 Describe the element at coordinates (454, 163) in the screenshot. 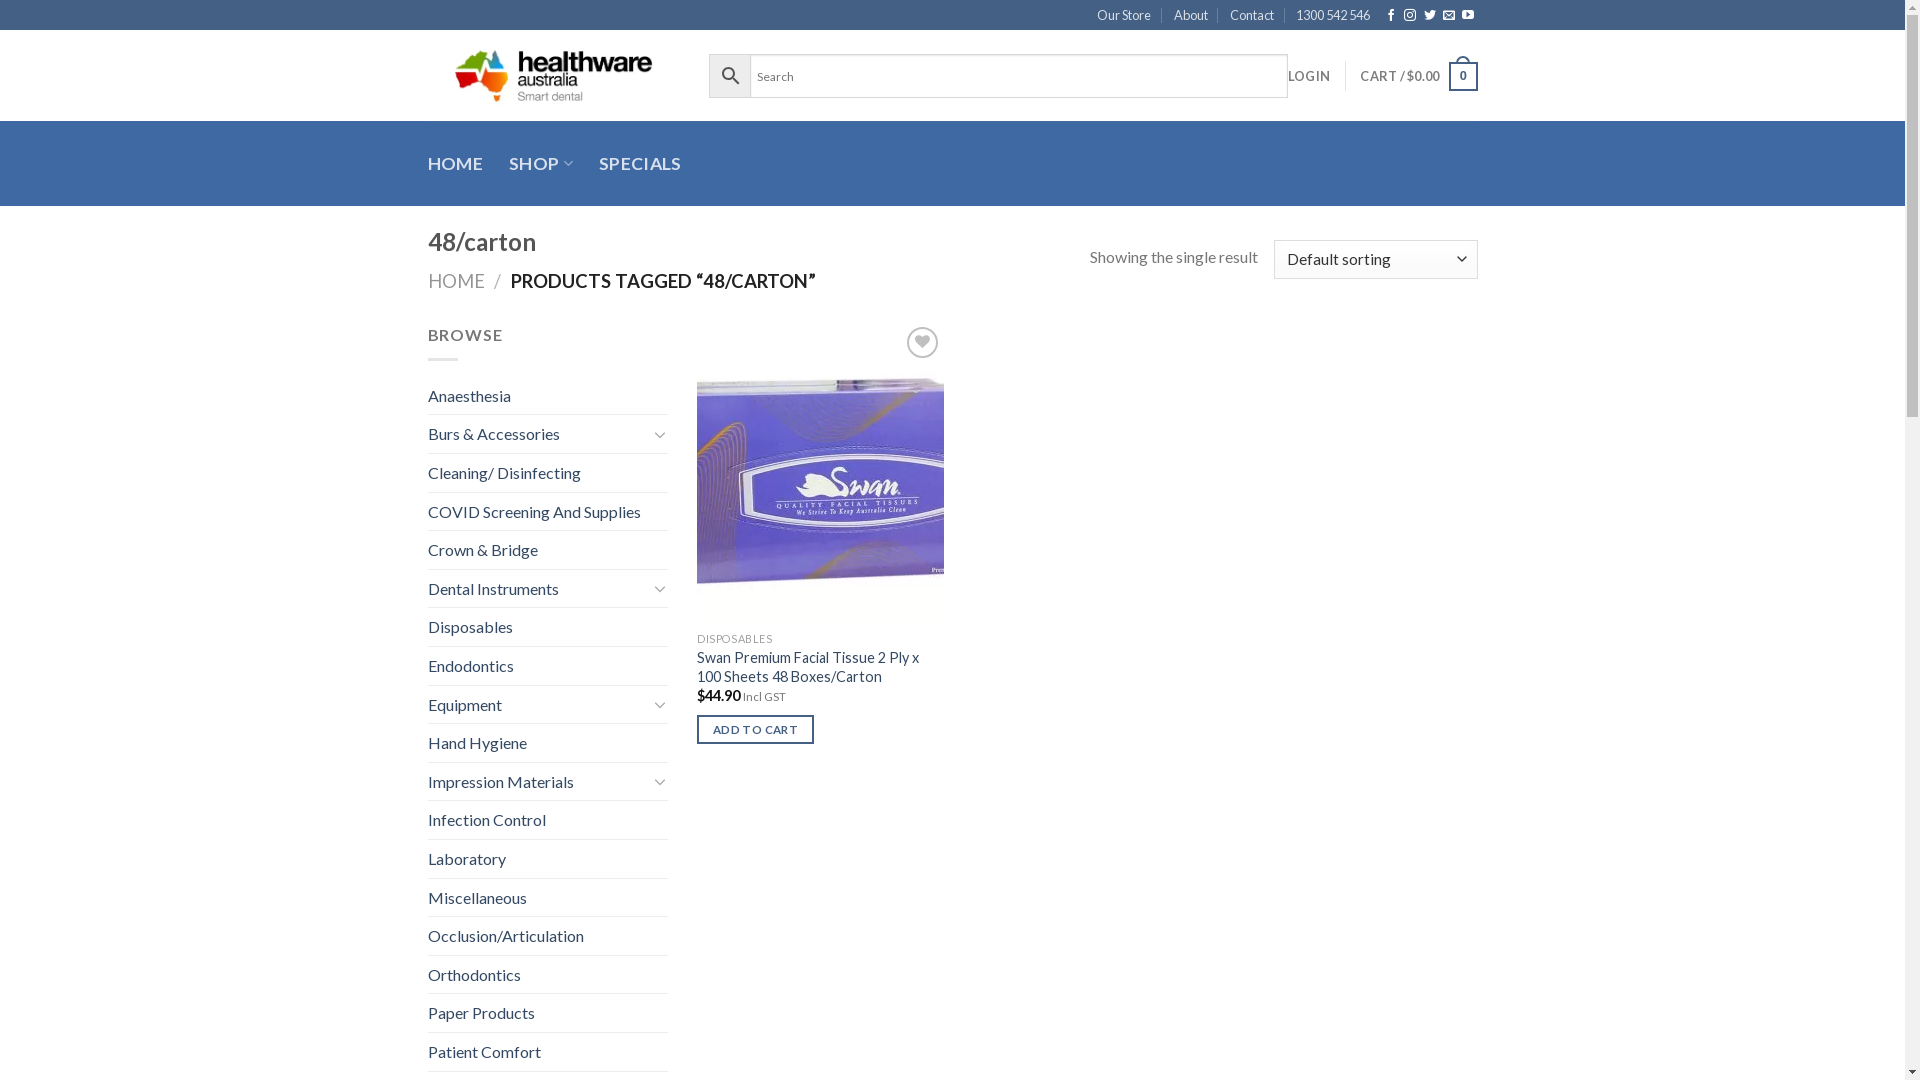

I see `'HOME'` at that location.